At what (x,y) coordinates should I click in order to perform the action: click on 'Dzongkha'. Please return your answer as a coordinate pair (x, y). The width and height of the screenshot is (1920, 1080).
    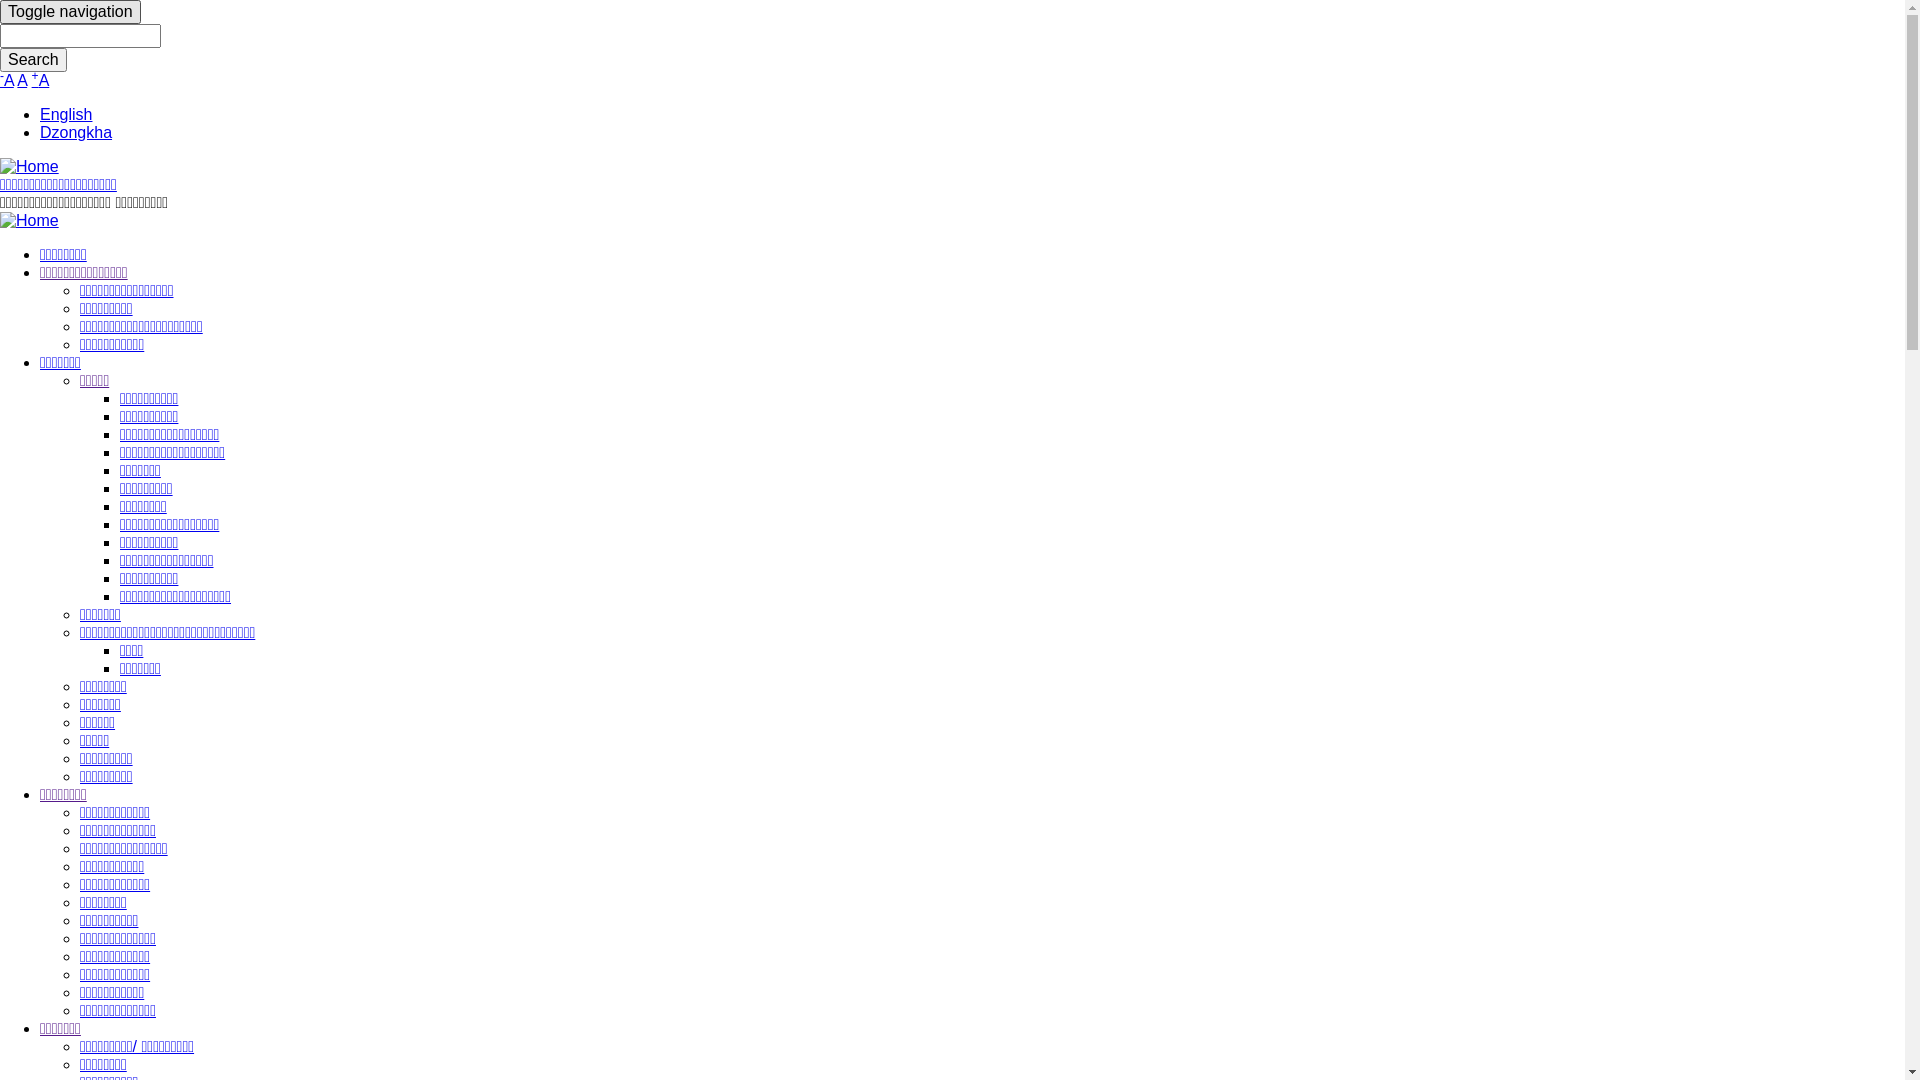
    Looking at the image, I should click on (76, 132).